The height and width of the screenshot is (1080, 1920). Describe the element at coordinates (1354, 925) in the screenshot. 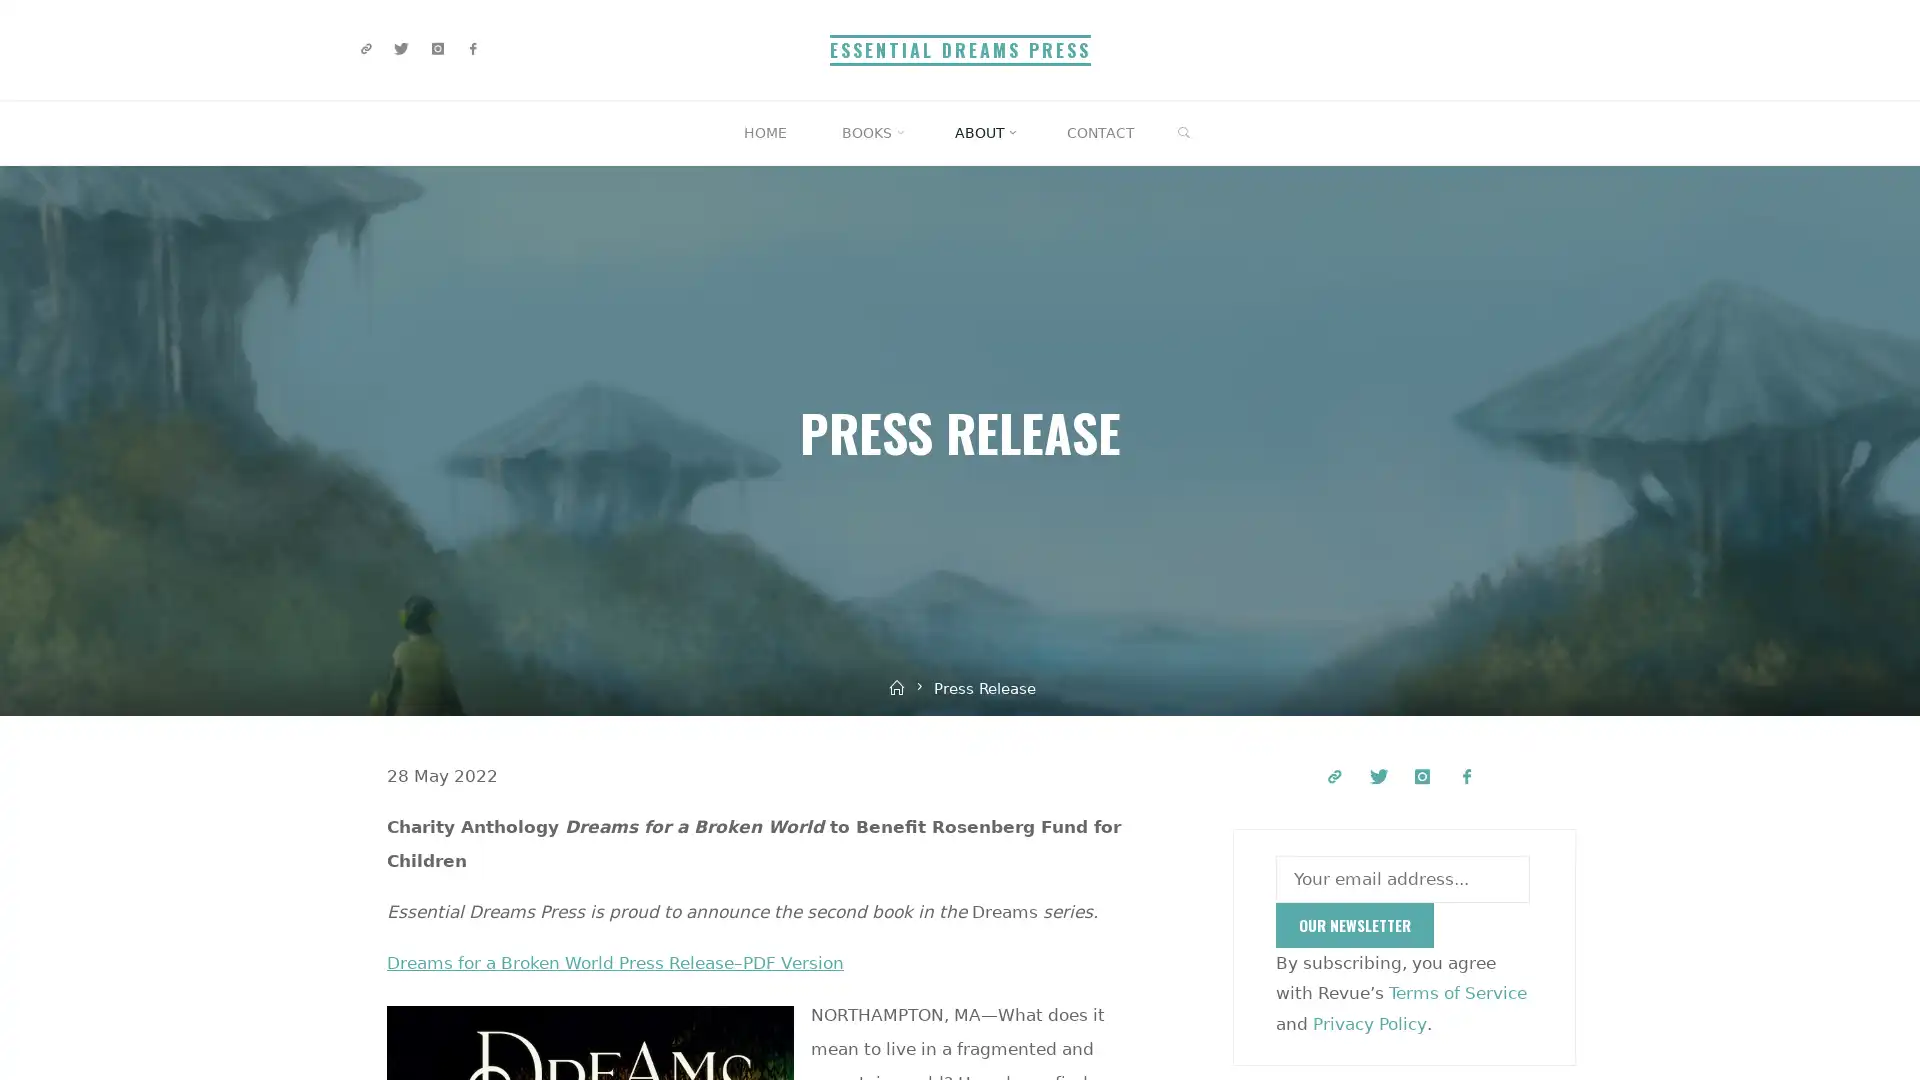

I see `Our Newsletter` at that location.